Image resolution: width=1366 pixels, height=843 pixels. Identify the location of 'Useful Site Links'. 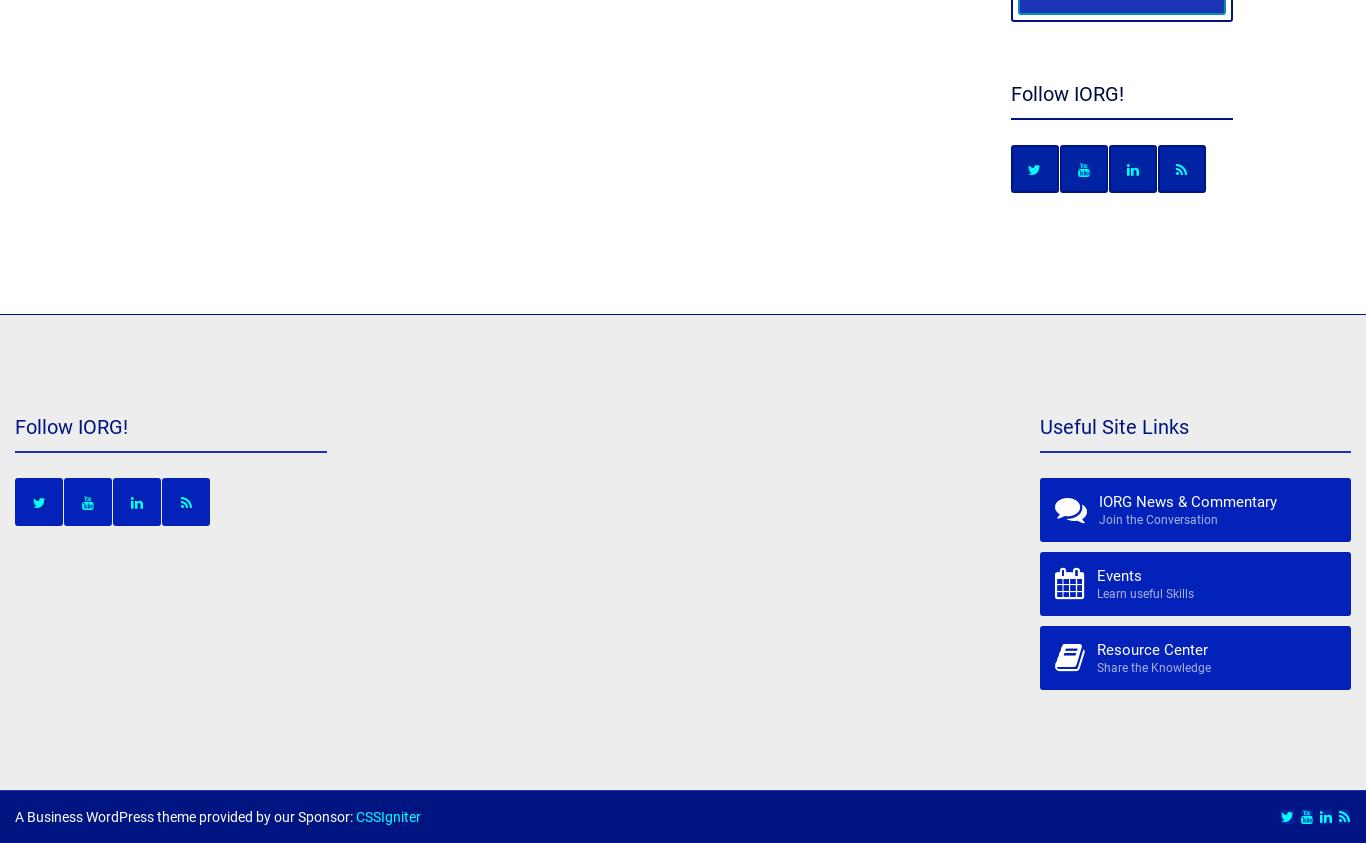
(1112, 425).